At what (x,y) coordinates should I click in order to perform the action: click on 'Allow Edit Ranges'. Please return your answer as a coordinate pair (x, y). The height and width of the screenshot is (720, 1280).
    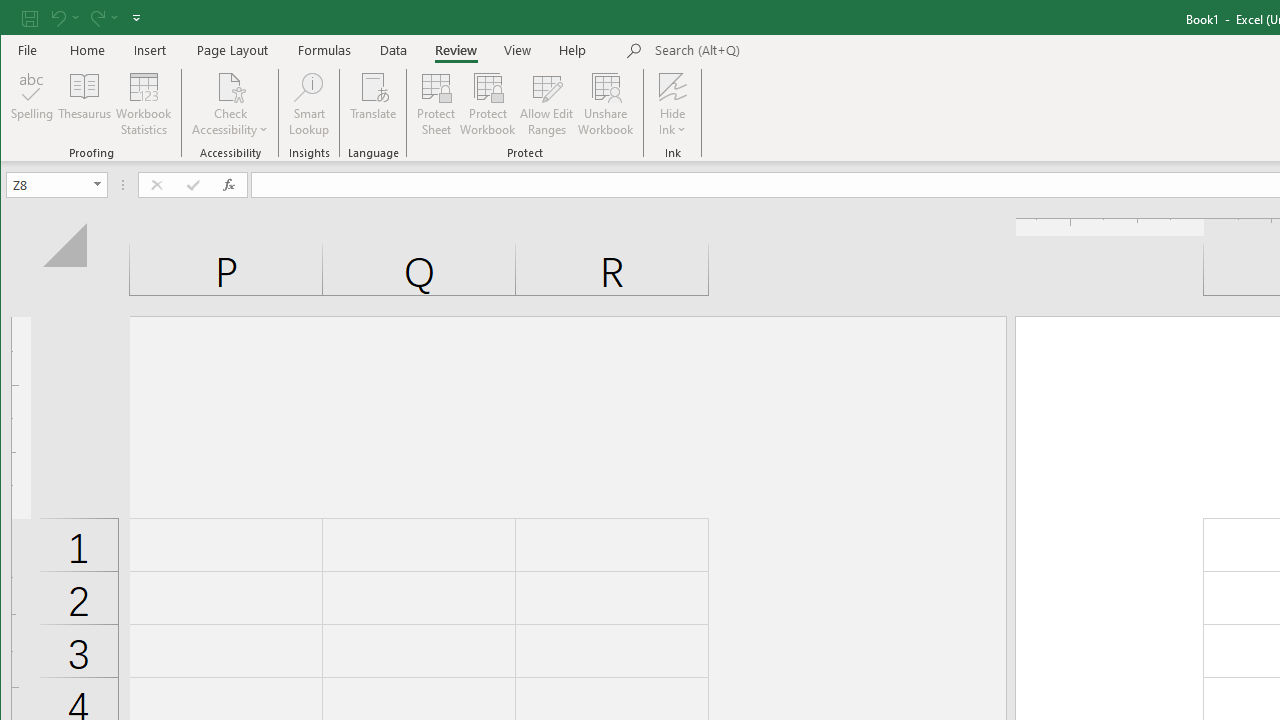
    Looking at the image, I should click on (547, 104).